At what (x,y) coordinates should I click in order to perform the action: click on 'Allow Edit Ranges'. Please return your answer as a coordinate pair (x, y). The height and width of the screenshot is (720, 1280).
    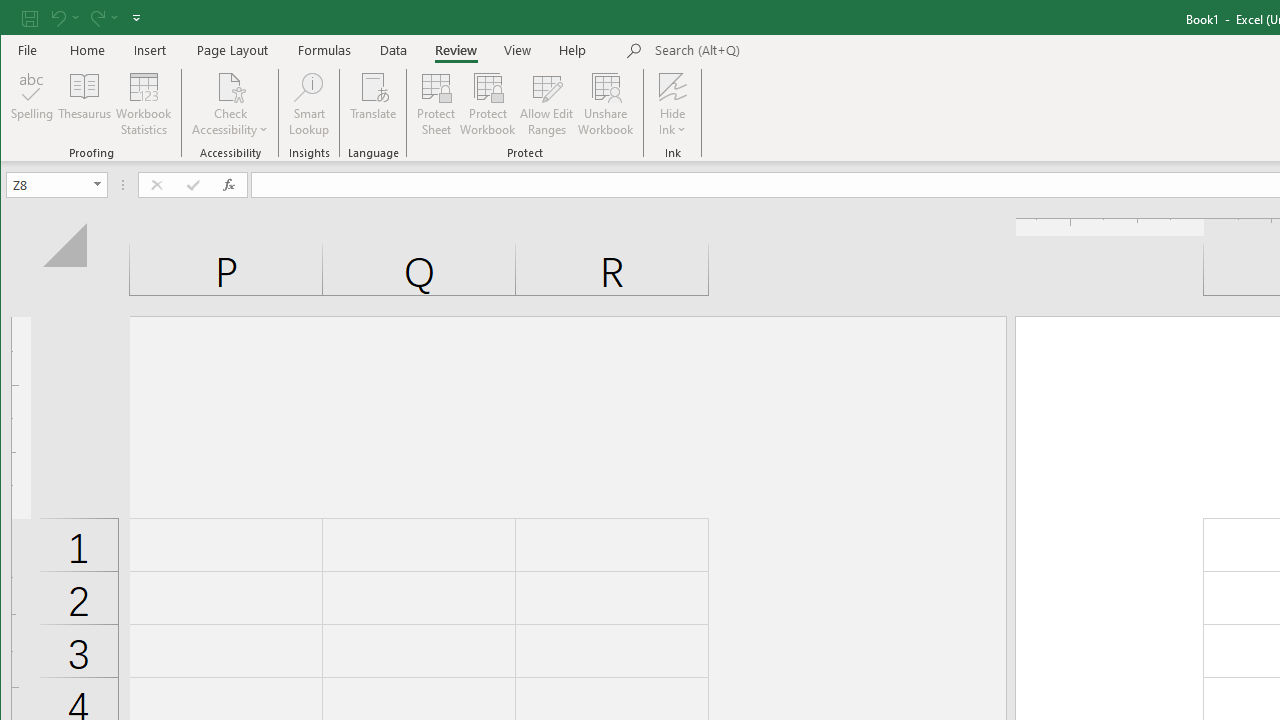
    Looking at the image, I should click on (547, 104).